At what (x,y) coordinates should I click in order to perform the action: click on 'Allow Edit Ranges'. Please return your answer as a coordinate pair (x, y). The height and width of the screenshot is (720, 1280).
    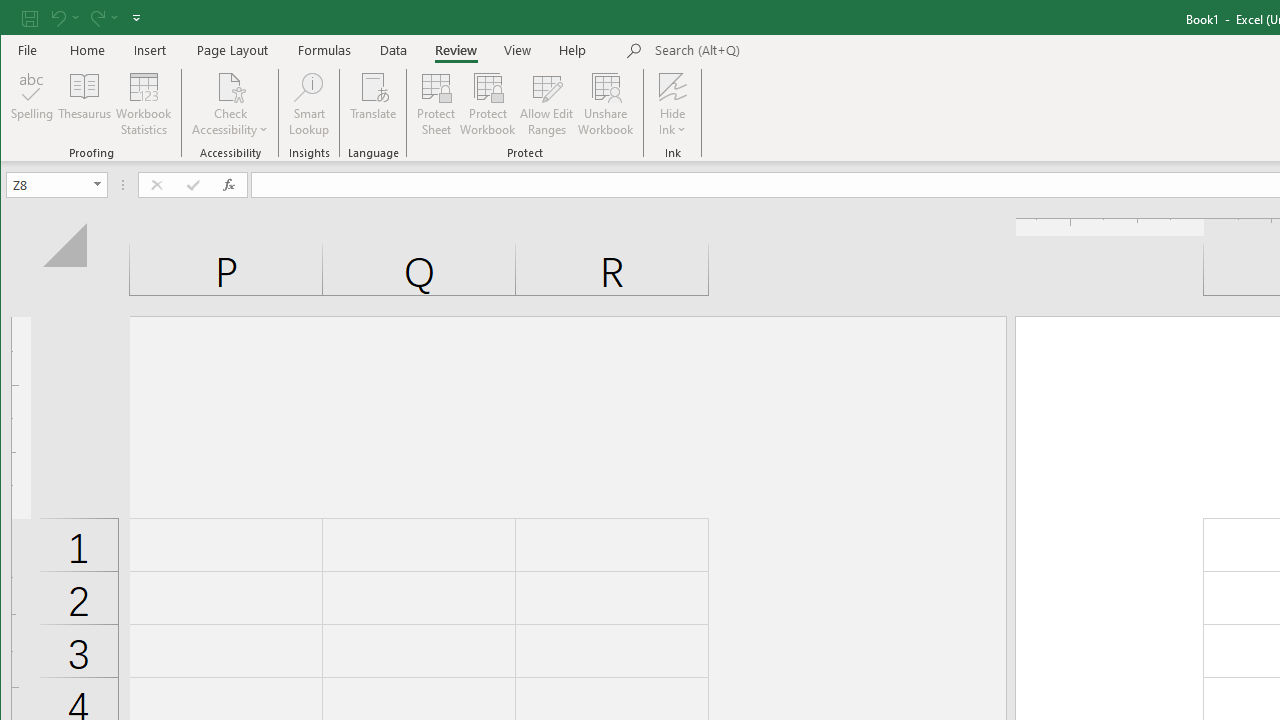
    Looking at the image, I should click on (547, 104).